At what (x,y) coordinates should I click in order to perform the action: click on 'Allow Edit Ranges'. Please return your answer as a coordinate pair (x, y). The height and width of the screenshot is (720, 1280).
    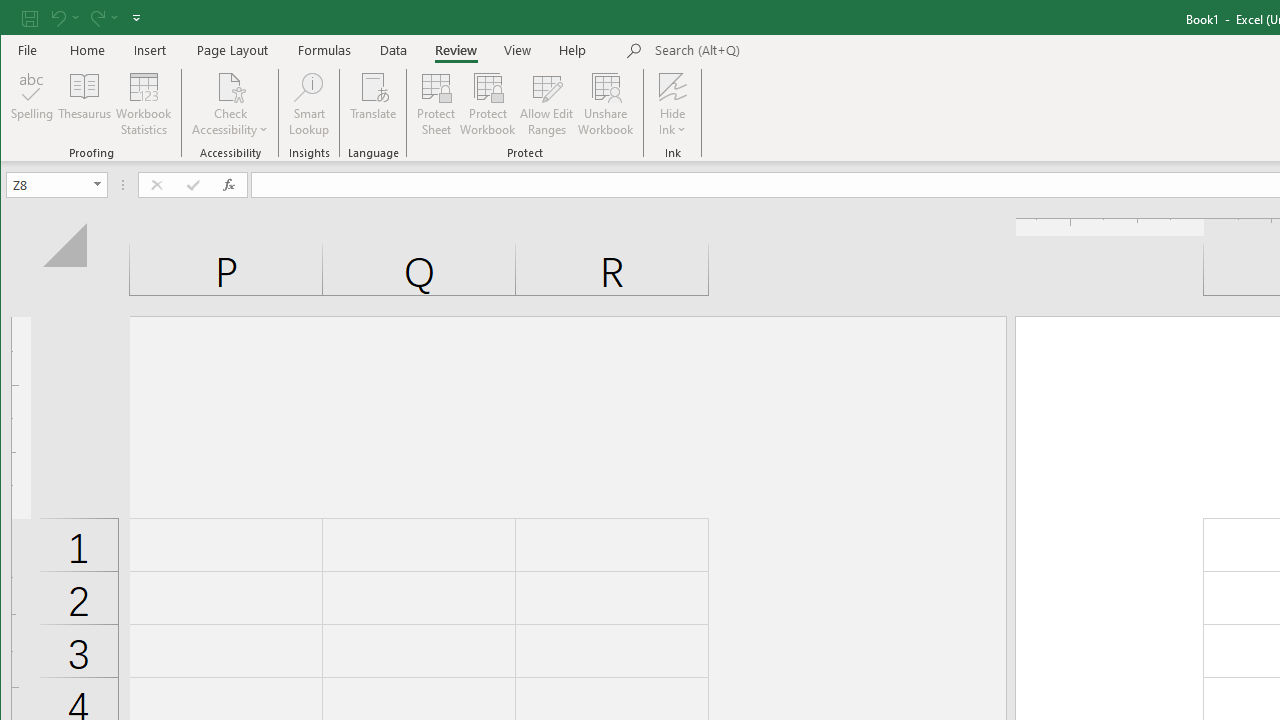
    Looking at the image, I should click on (547, 104).